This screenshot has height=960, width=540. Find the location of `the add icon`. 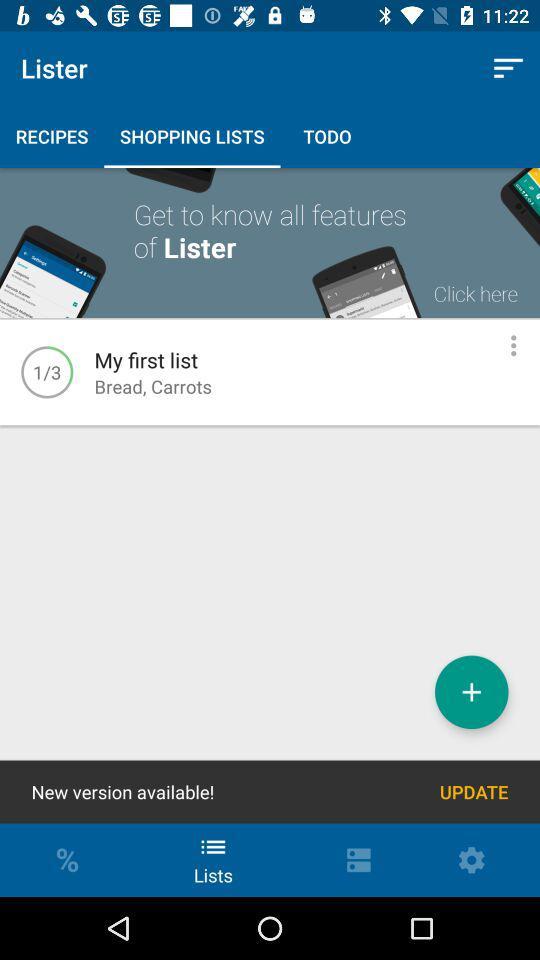

the add icon is located at coordinates (471, 692).